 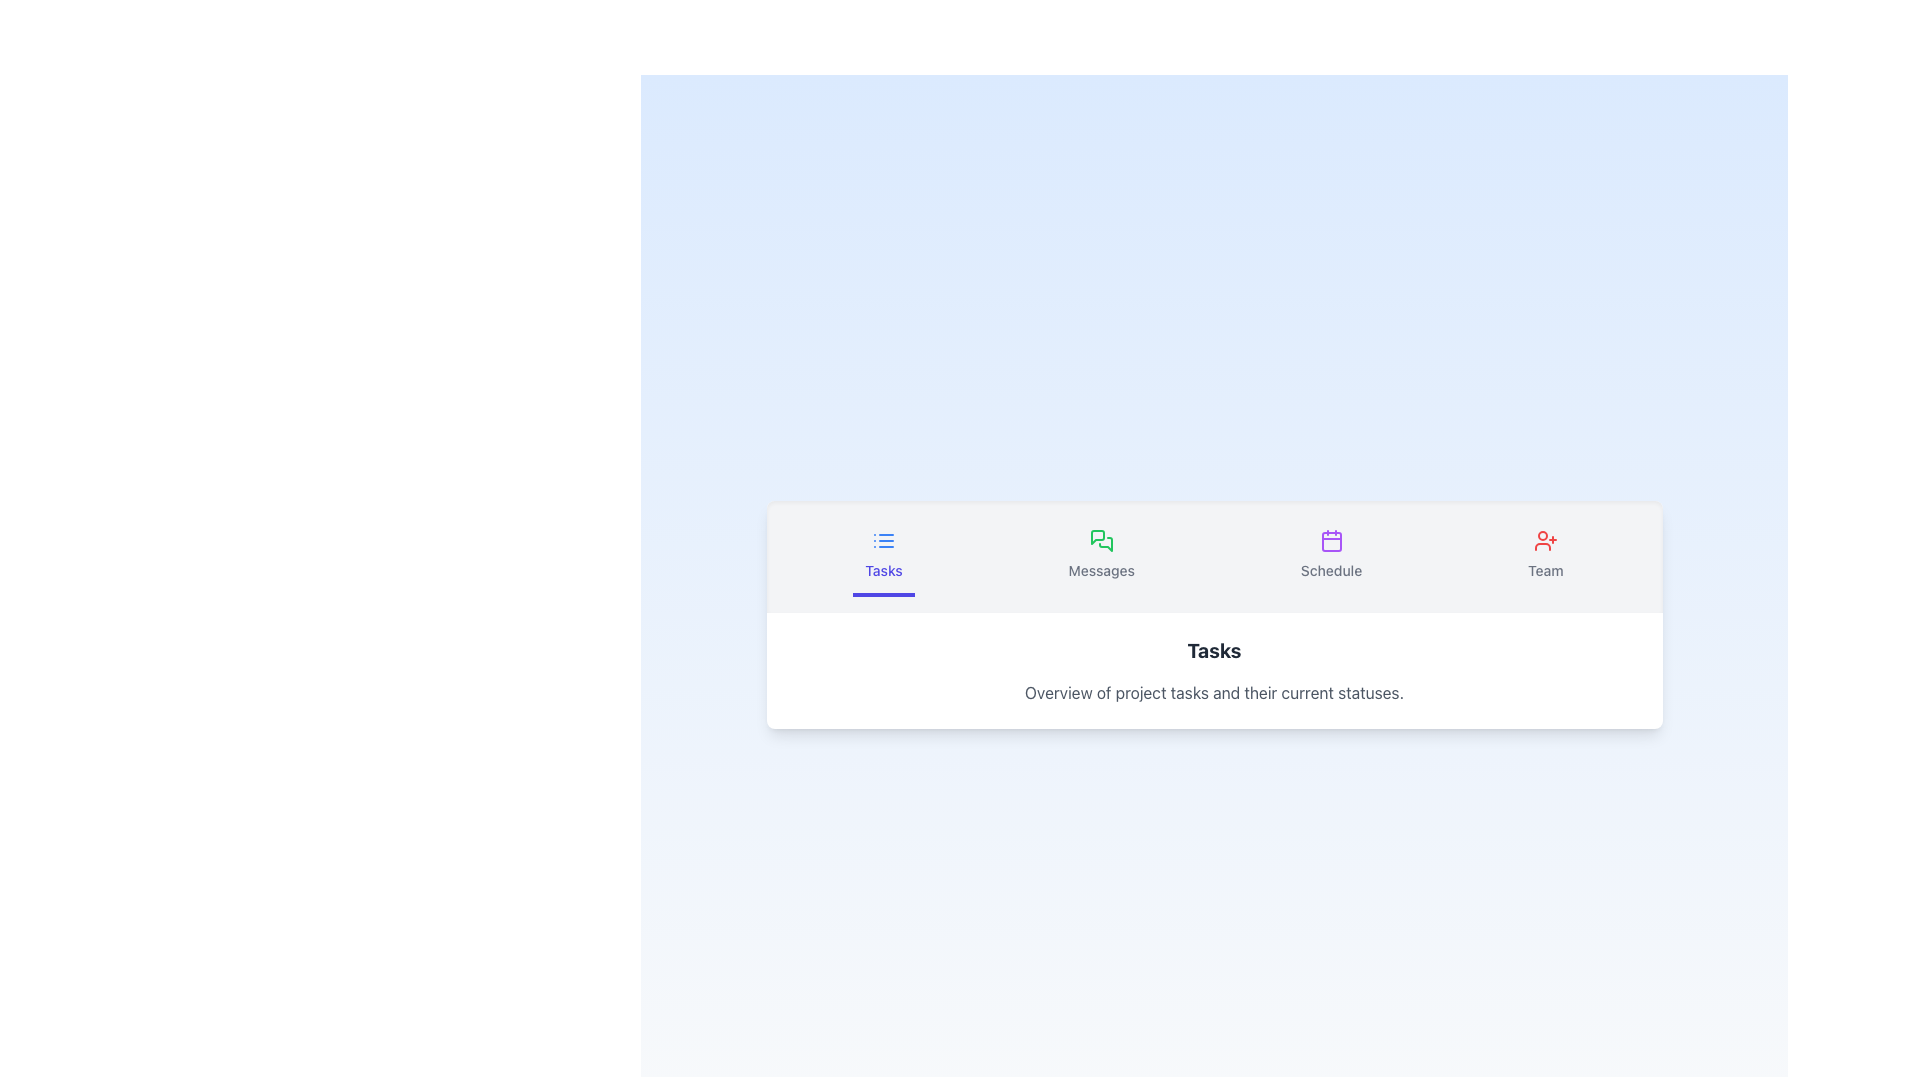 What do you see at coordinates (1213, 651) in the screenshot?
I see `text from the title Text Label located at the top of the section below the navigation bar, which serves as an indication of the content or purpose of this part of the interface` at bounding box center [1213, 651].